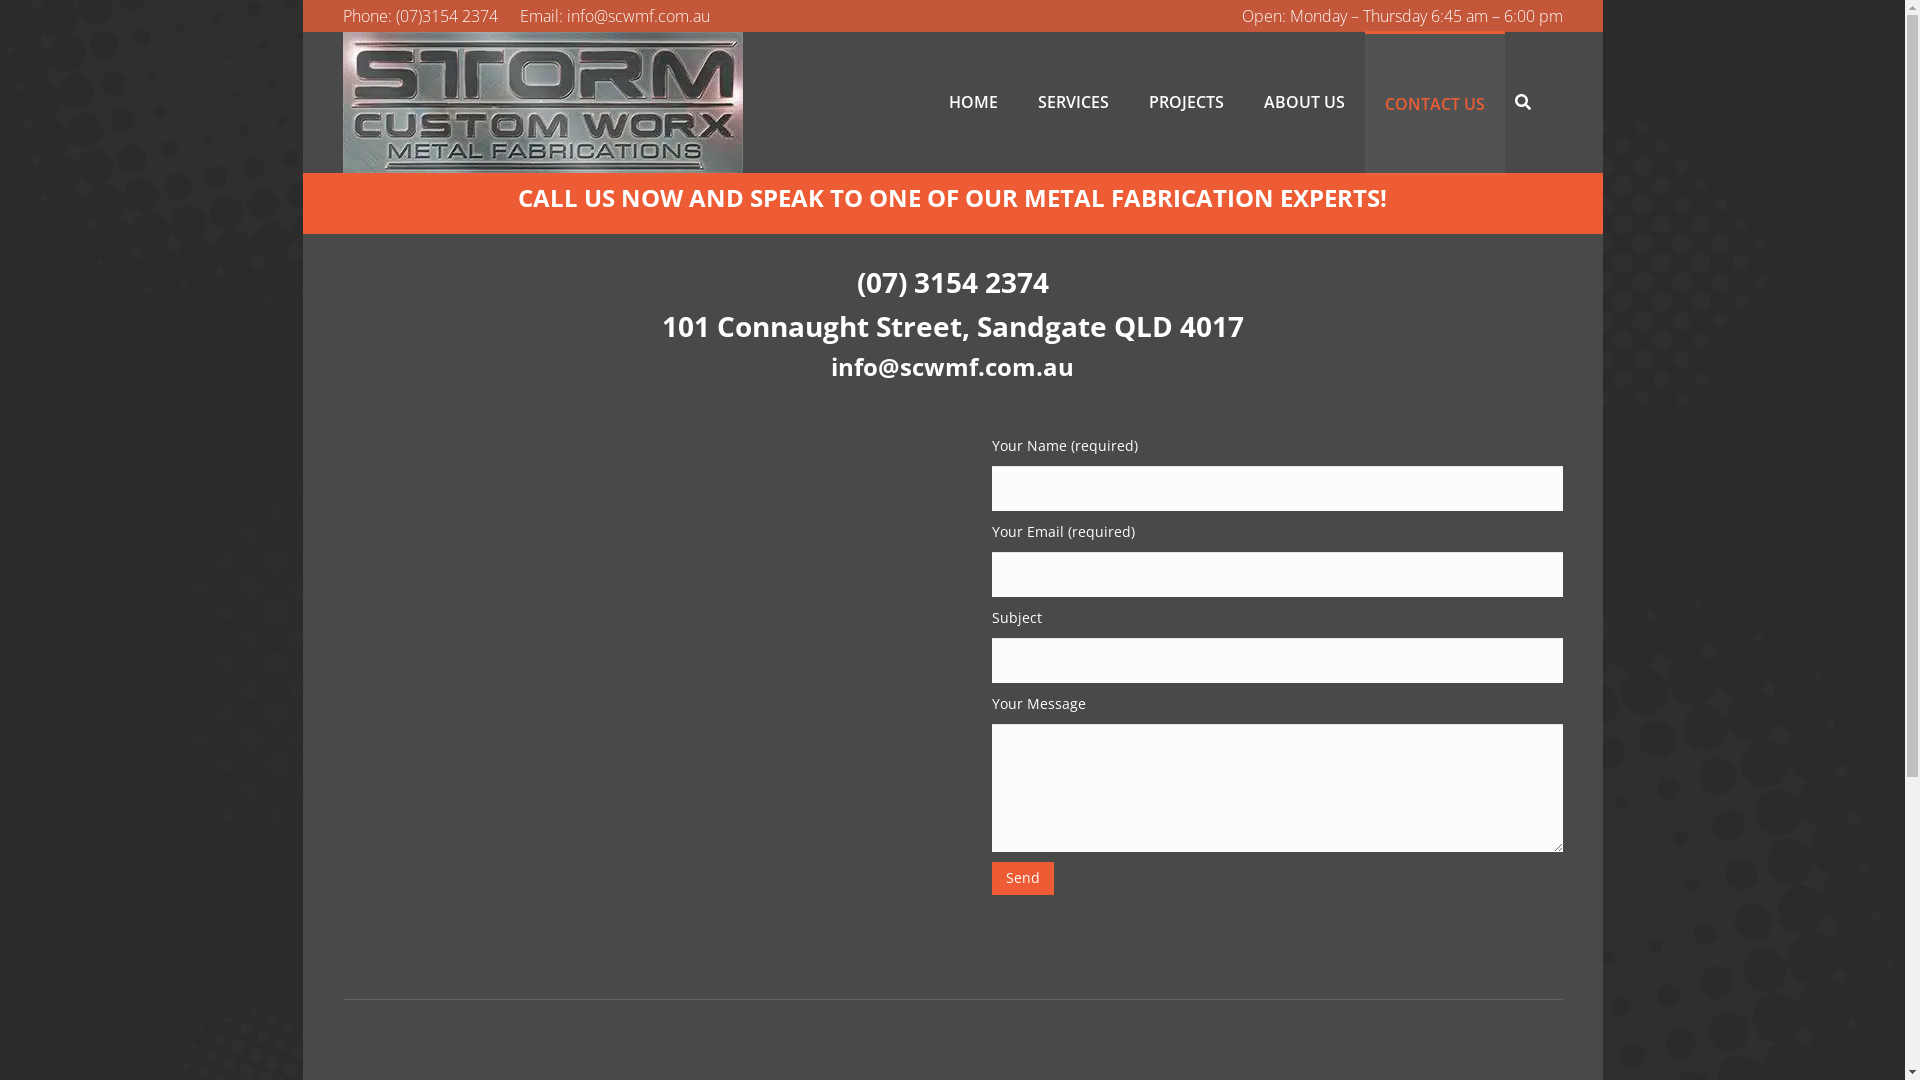 This screenshot has height=1080, width=1920. What do you see at coordinates (1128, 102) in the screenshot?
I see `'PROJECTS'` at bounding box center [1128, 102].